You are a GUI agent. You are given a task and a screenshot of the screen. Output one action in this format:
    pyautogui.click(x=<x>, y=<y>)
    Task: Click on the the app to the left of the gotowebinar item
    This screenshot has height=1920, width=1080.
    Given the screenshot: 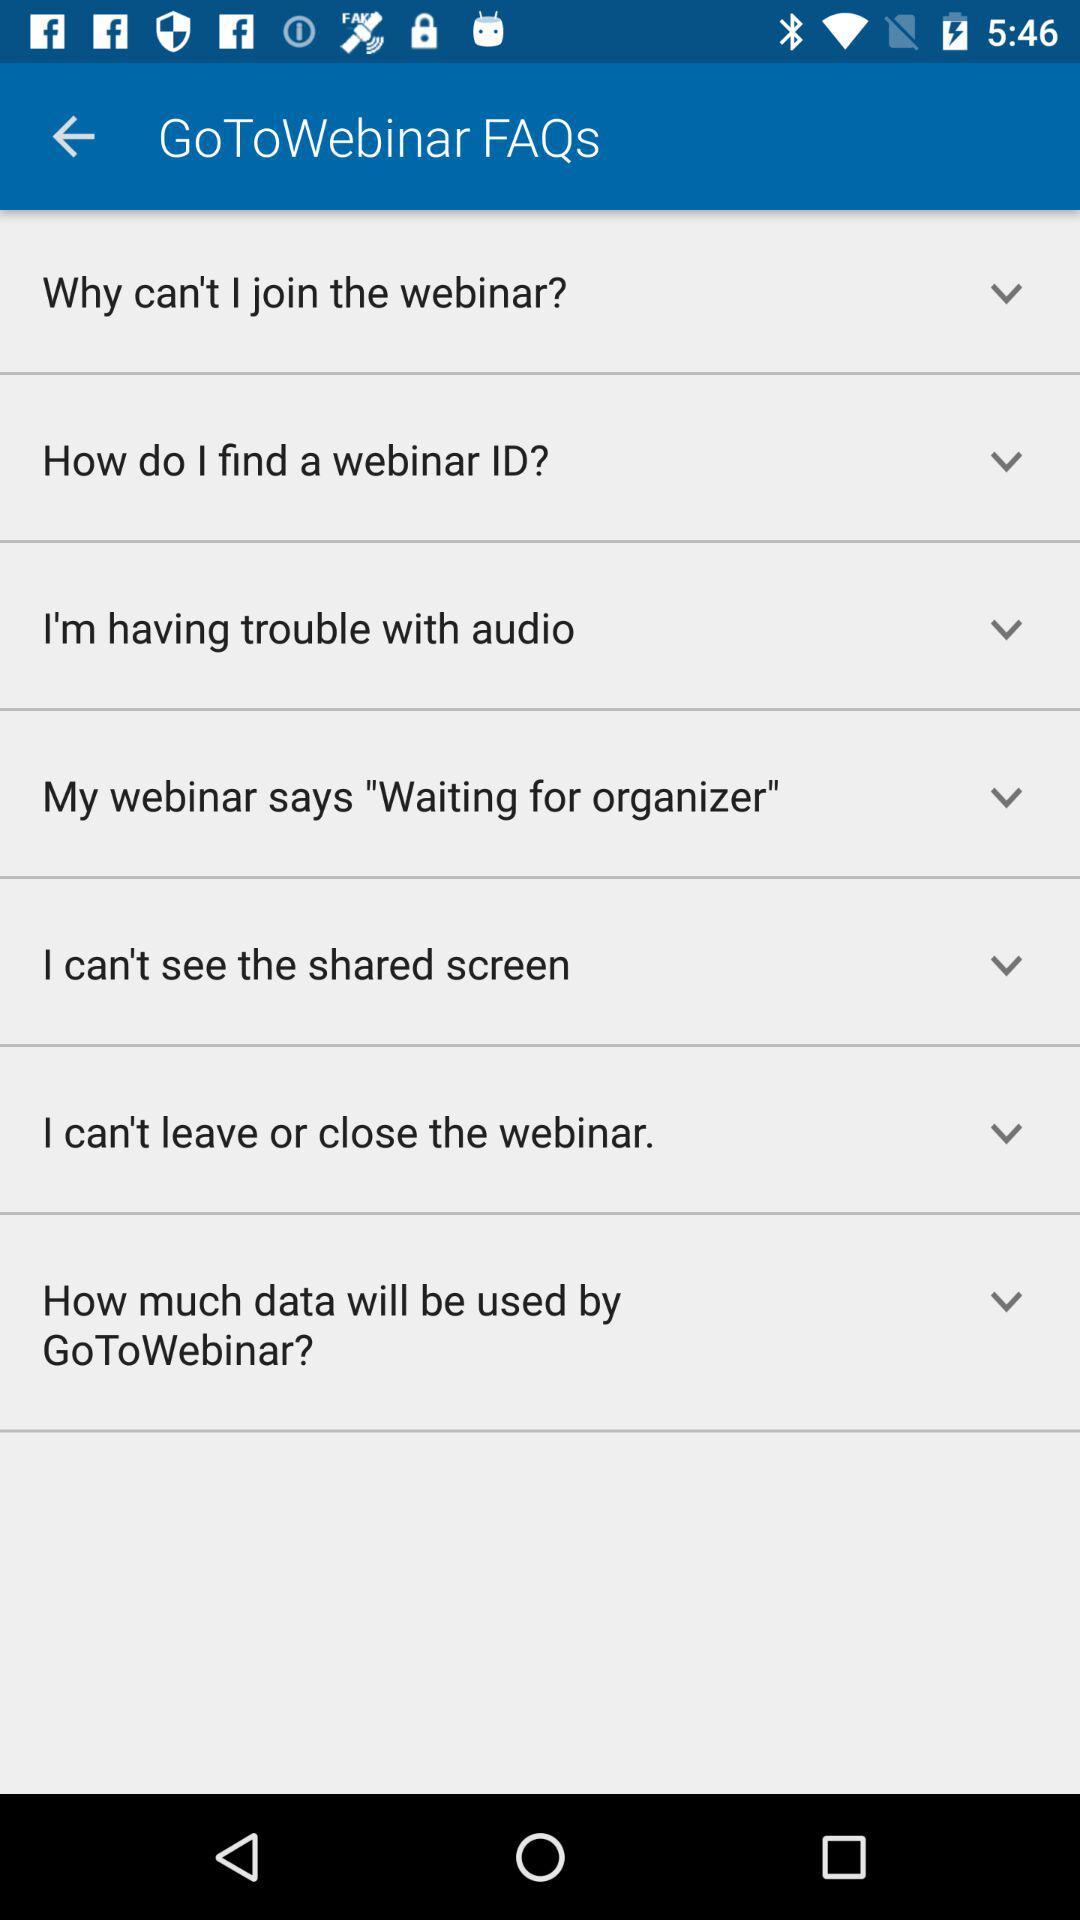 What is the action you would take?
    pyautogui.click(x=72, y=135)
    